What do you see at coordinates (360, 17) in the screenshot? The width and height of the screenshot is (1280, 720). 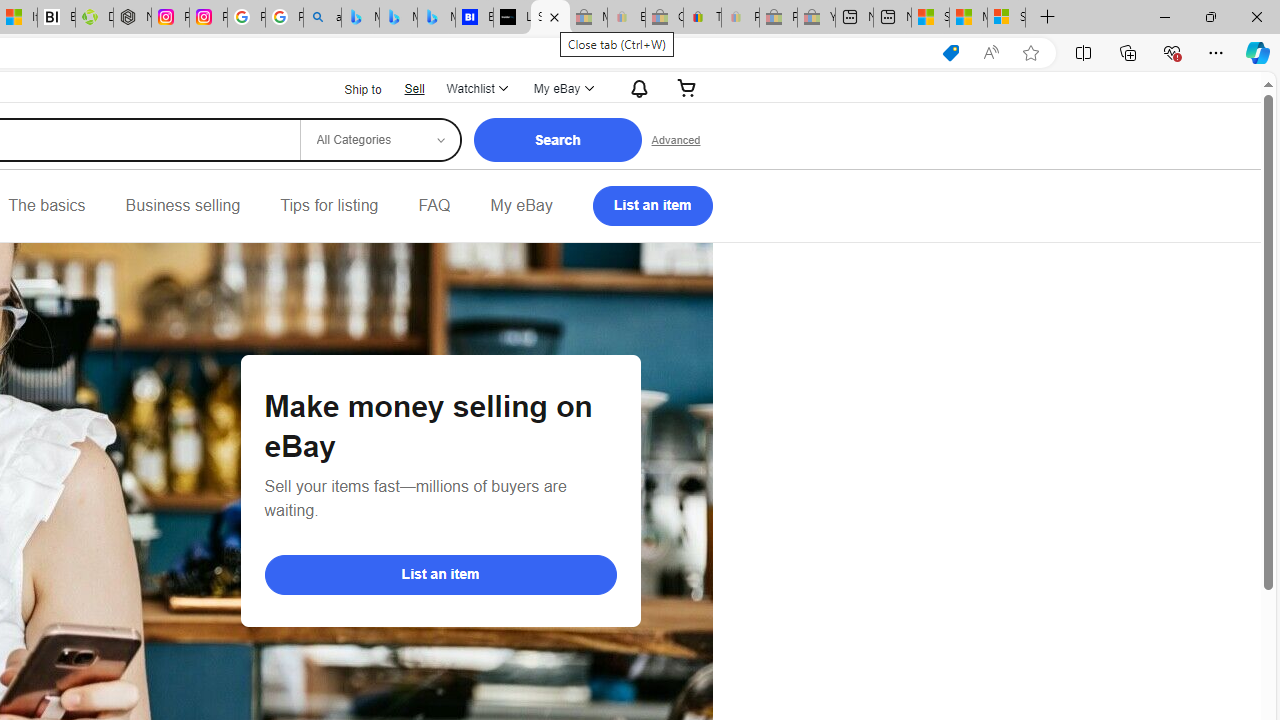 I see `'Microsoft Bing Travel - Flights from Hong Kong to Bangkok'` at bounding box center [360, 17].